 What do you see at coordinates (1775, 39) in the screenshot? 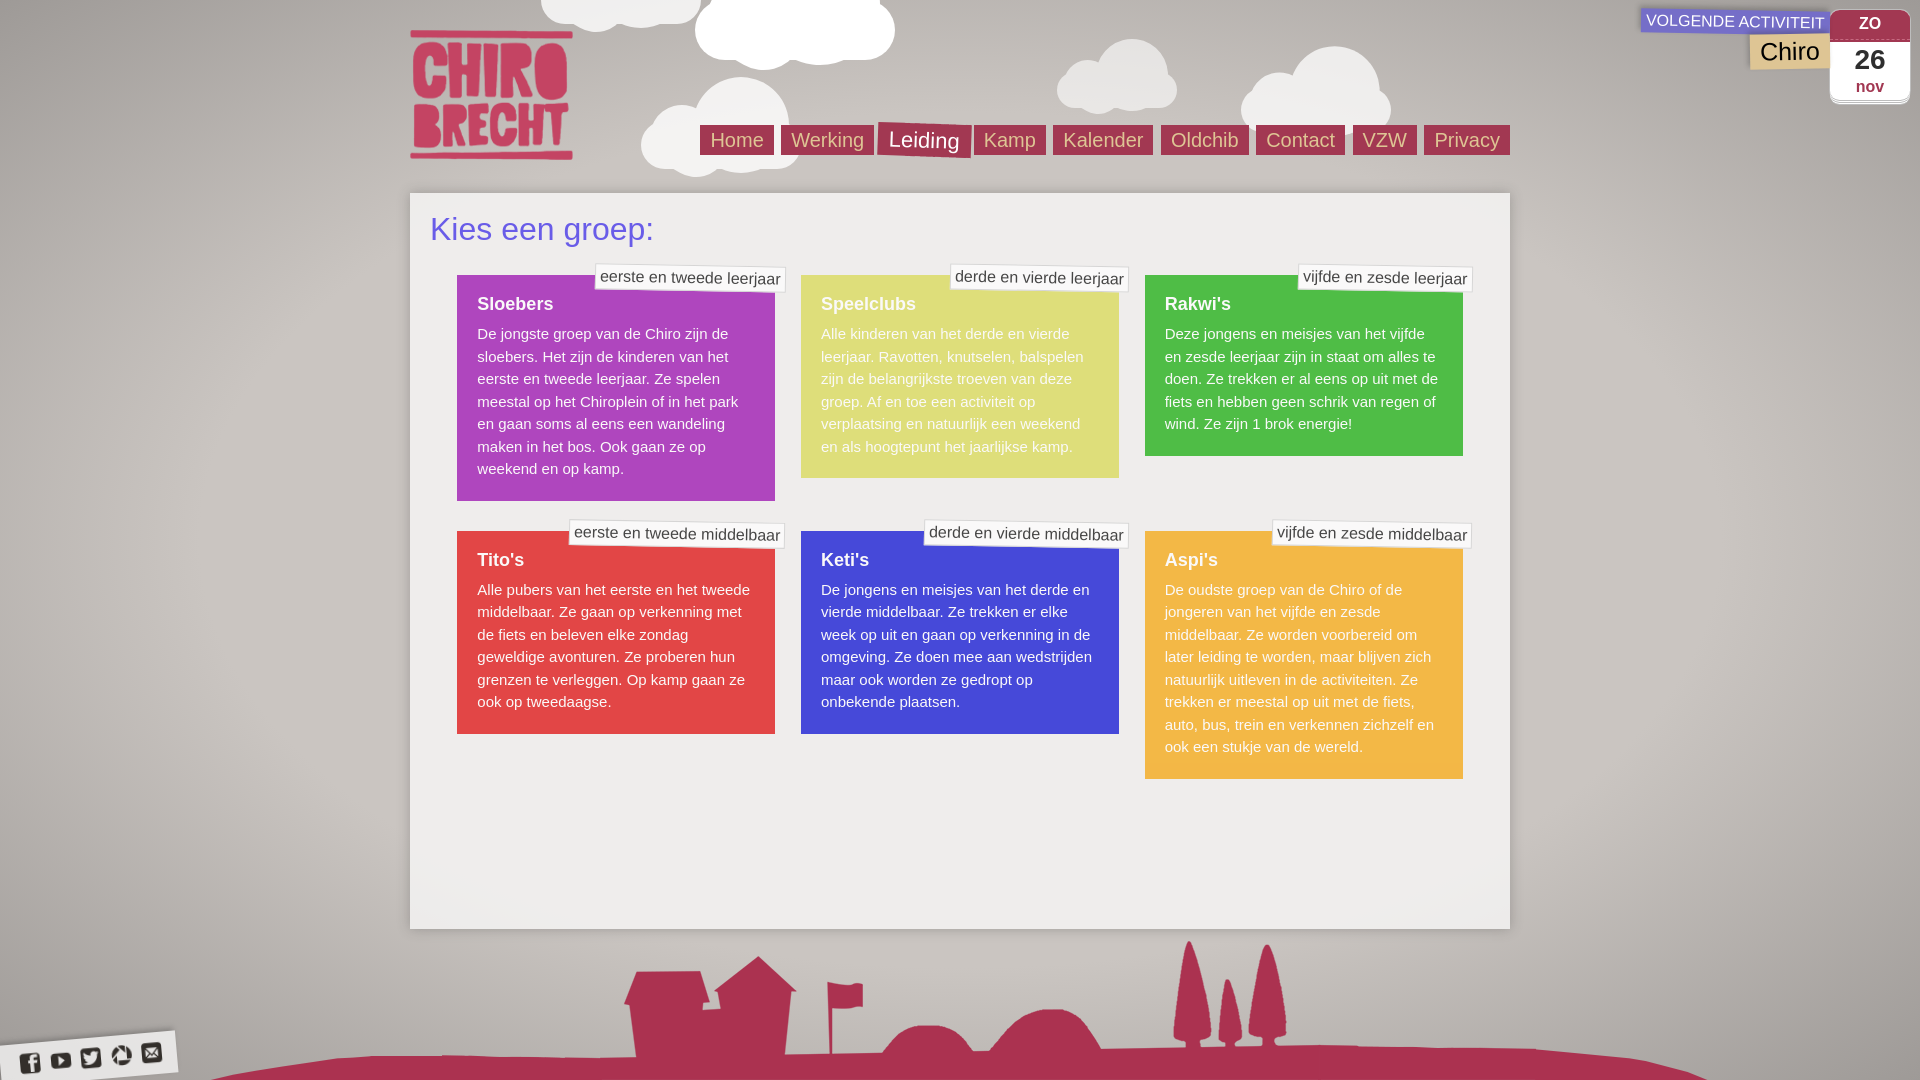
I see `'nov` at bounding box center [1775, 39].